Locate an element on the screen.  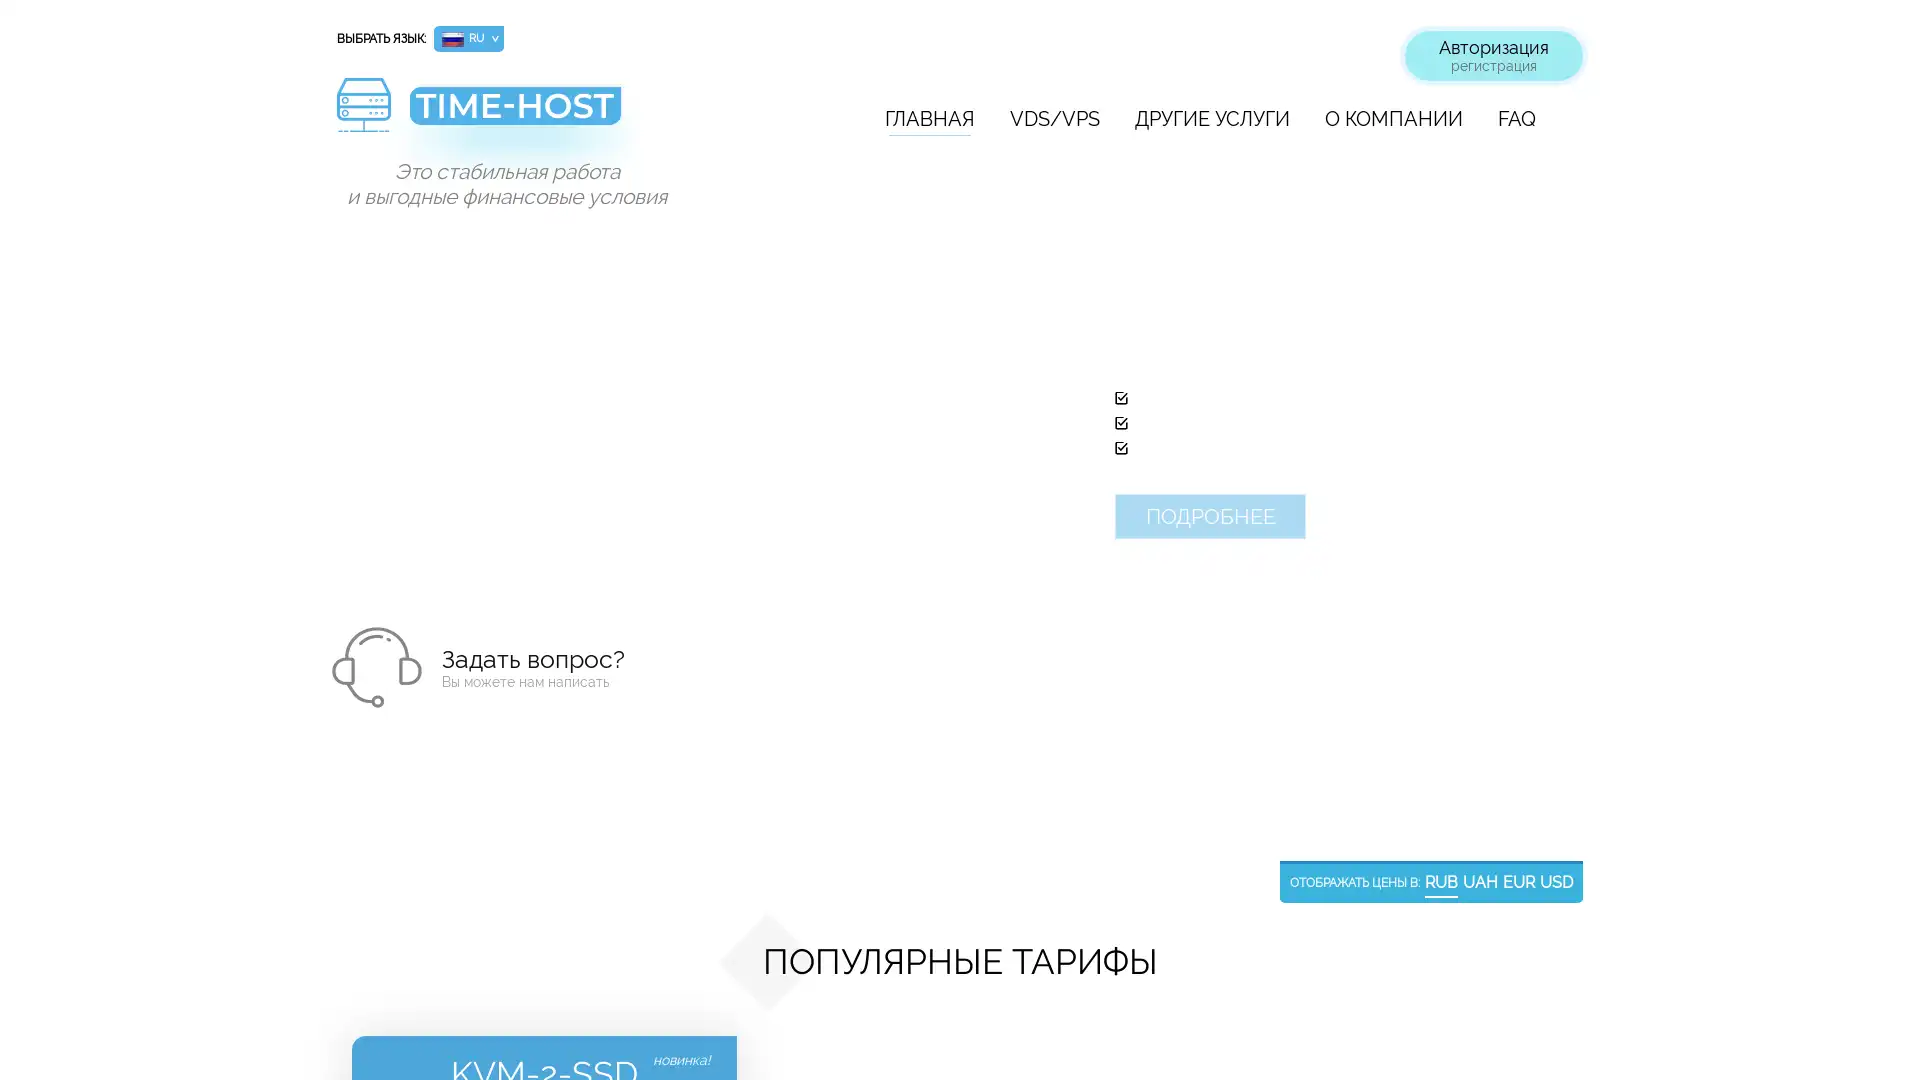
es ES is located at coordinates (468, 168).